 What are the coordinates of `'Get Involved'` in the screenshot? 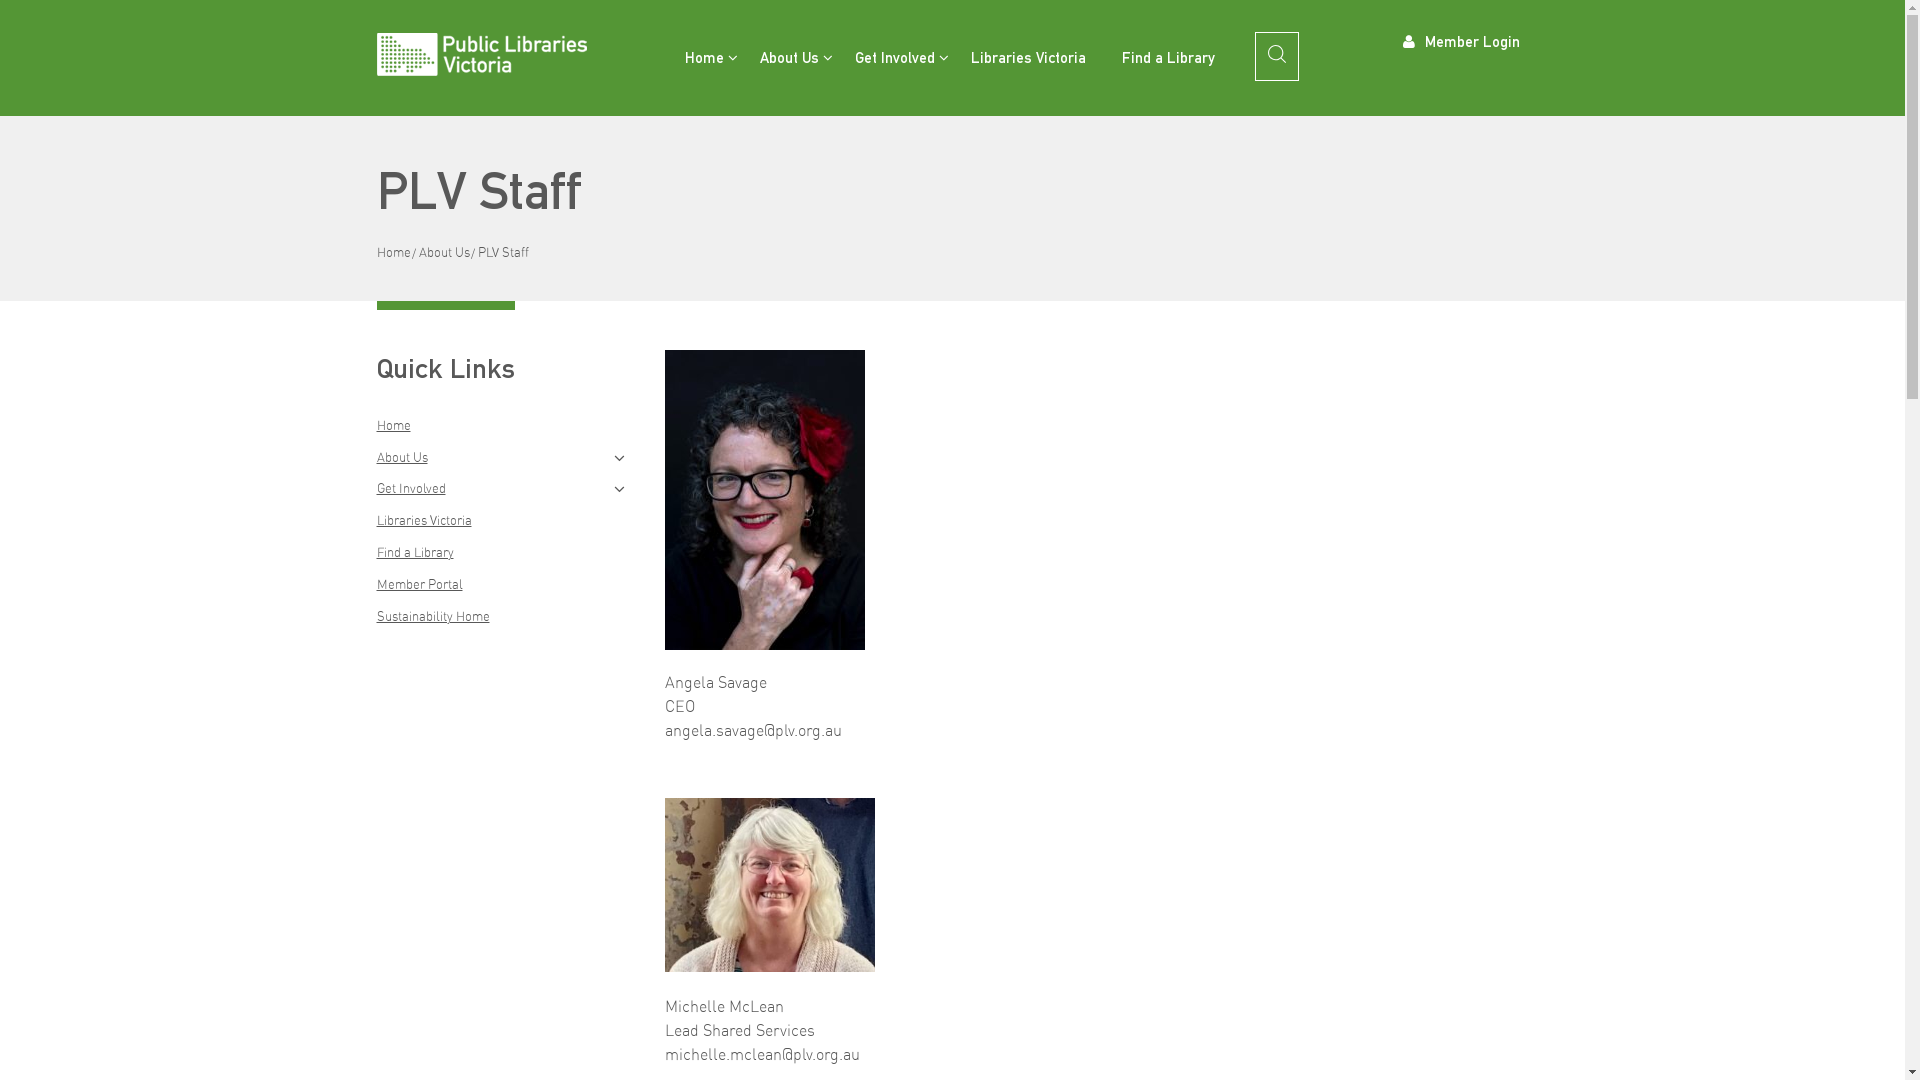 It's located at (375, 488).